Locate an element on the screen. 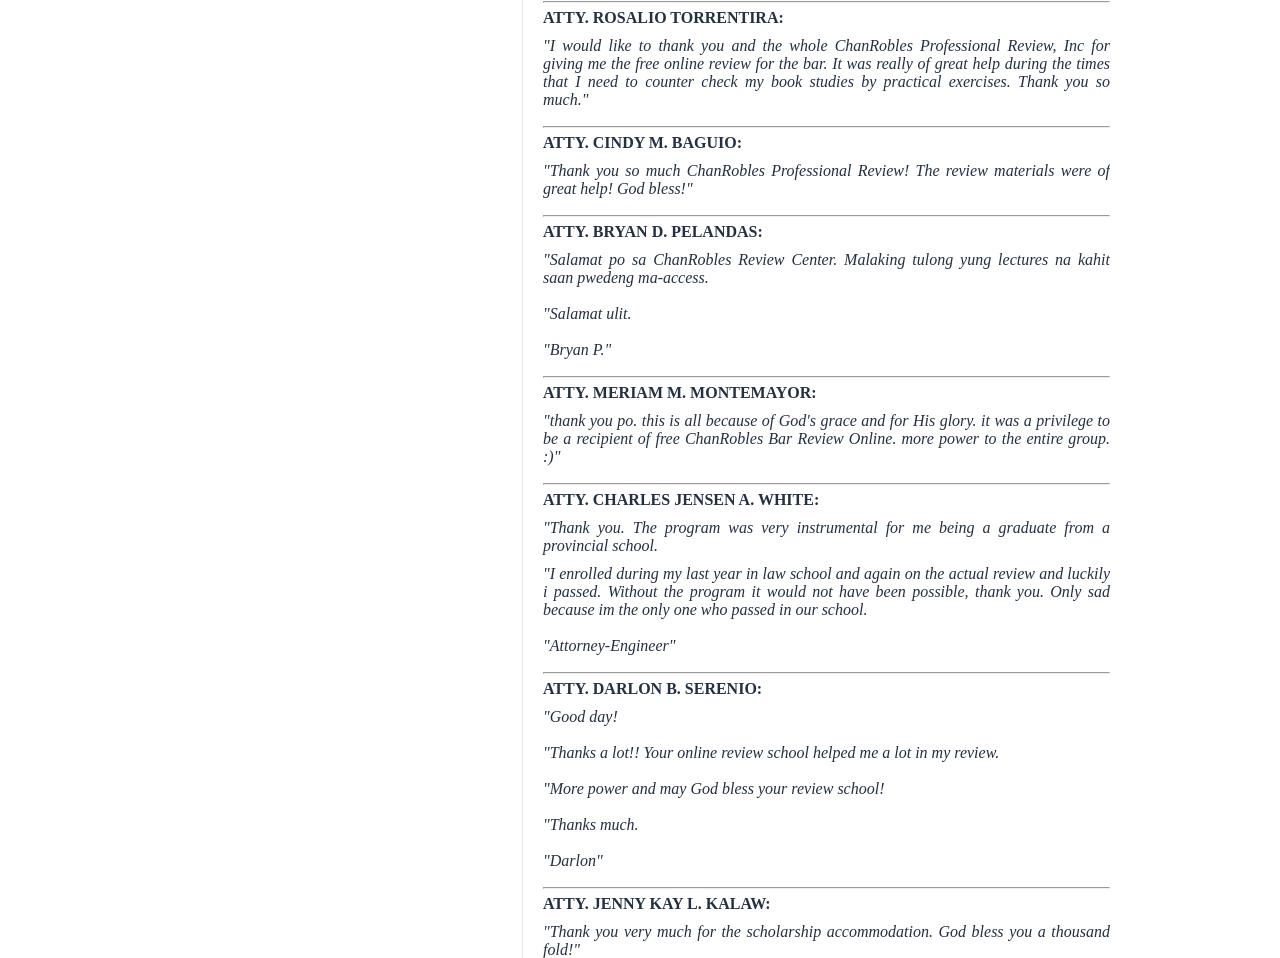 This screenshot has height=958, width=1280. '"More power and may God bless your review school!' is located at coordinates (713, 788).